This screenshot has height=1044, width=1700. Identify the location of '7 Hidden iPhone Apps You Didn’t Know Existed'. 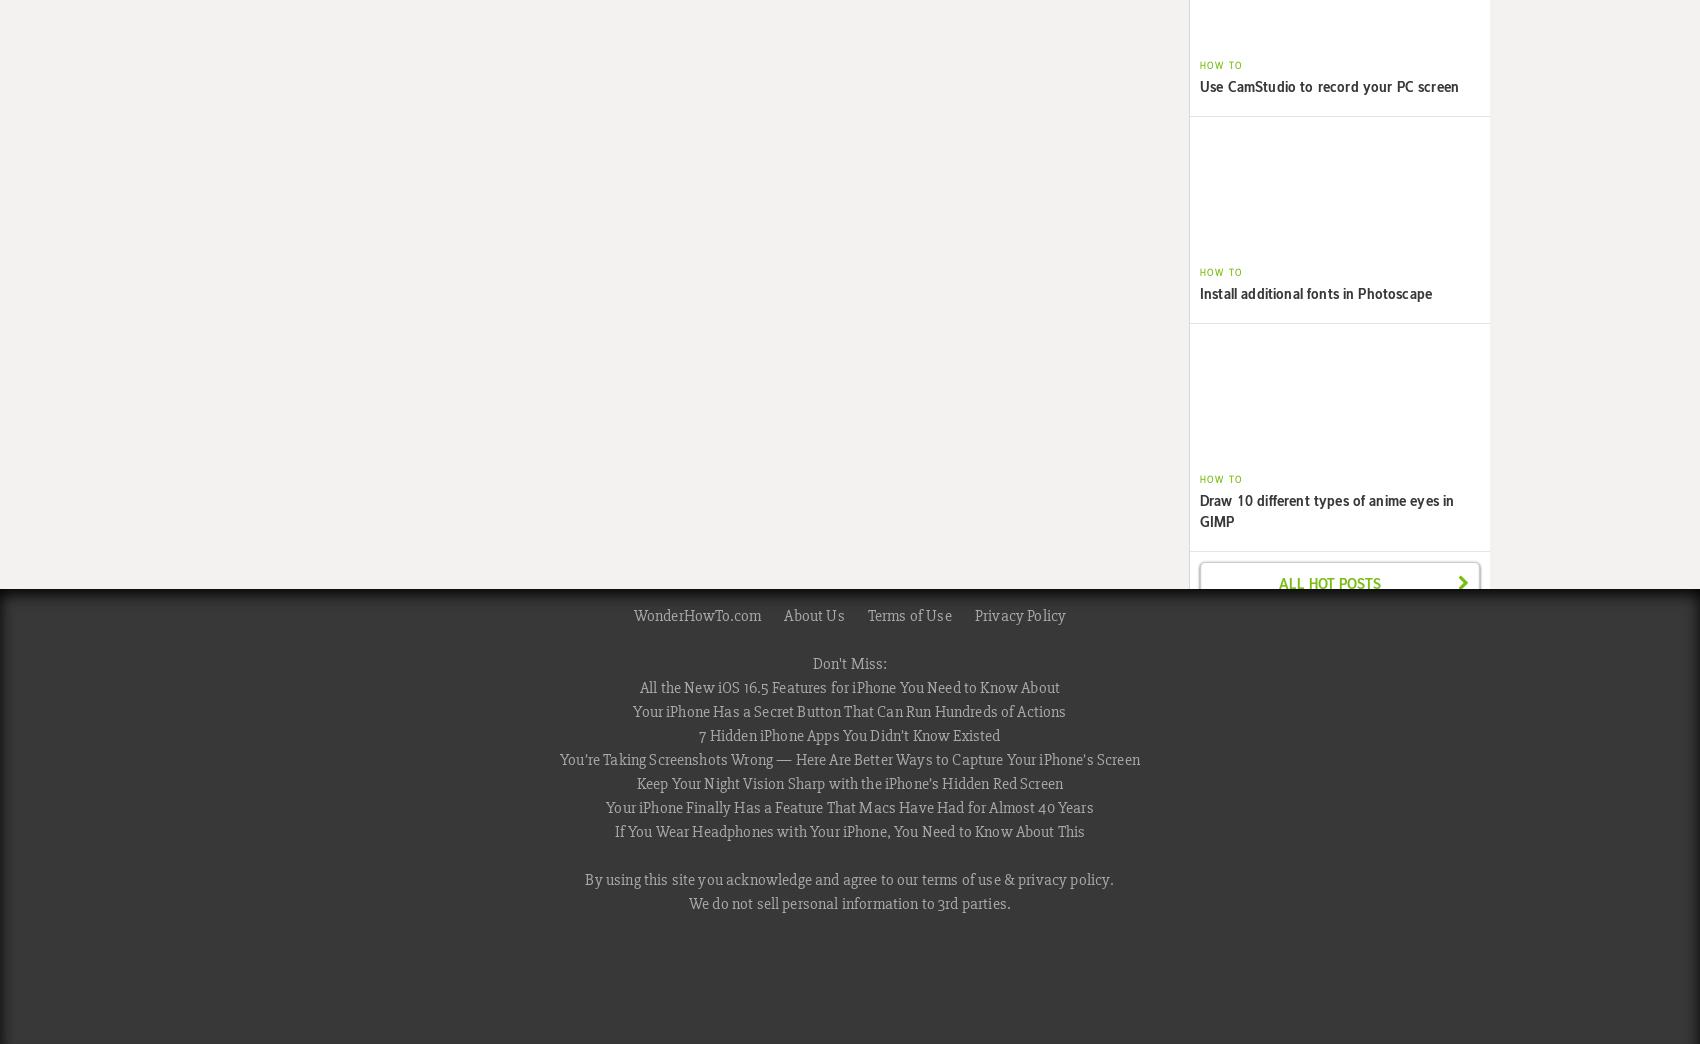
(848, 736).